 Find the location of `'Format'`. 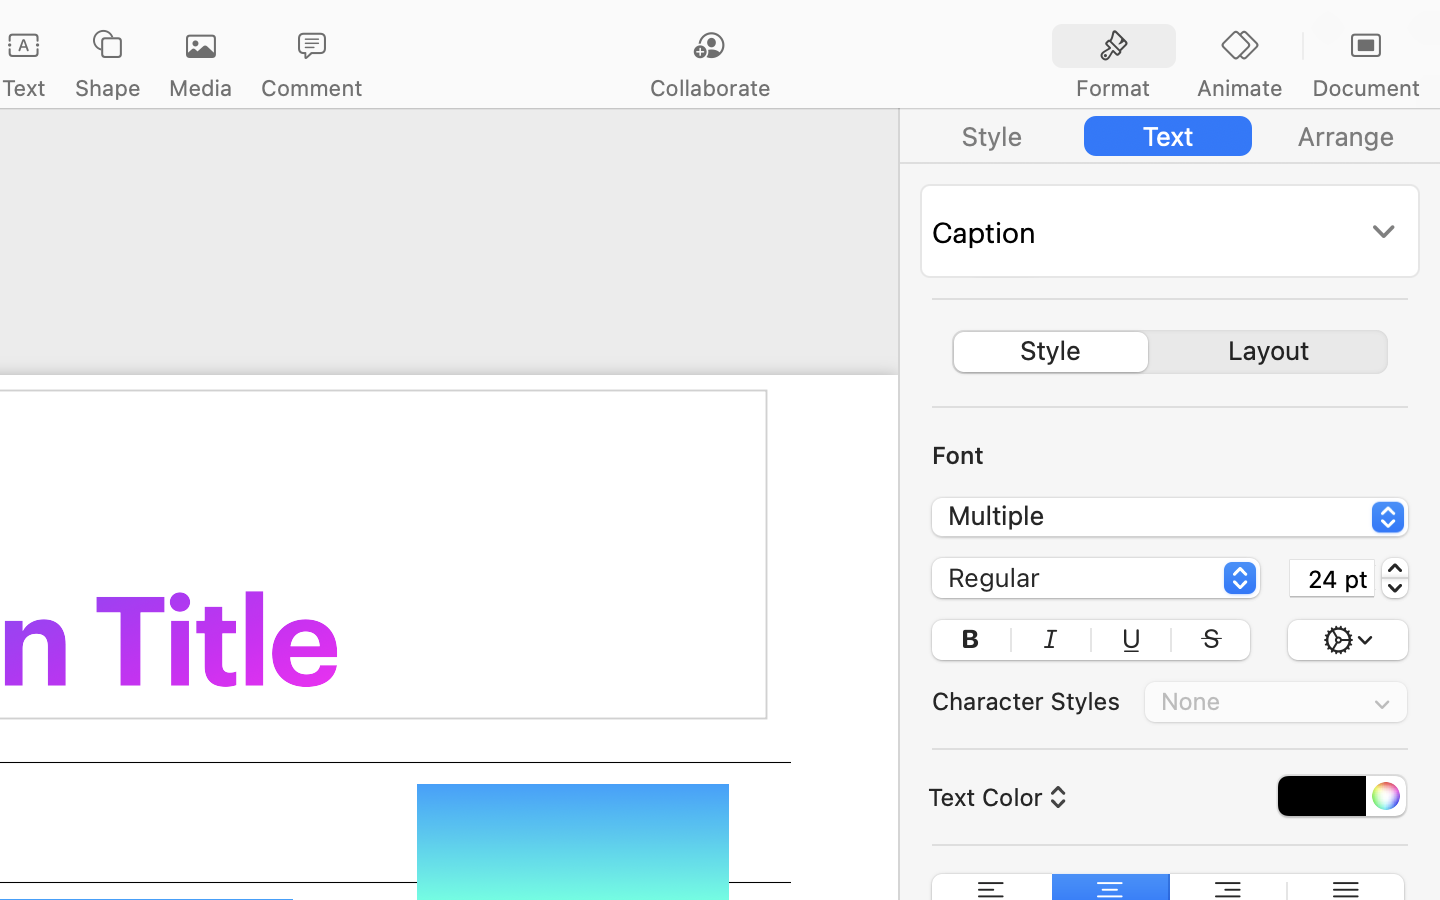

'Format' is located at coordinates (1111, 87).